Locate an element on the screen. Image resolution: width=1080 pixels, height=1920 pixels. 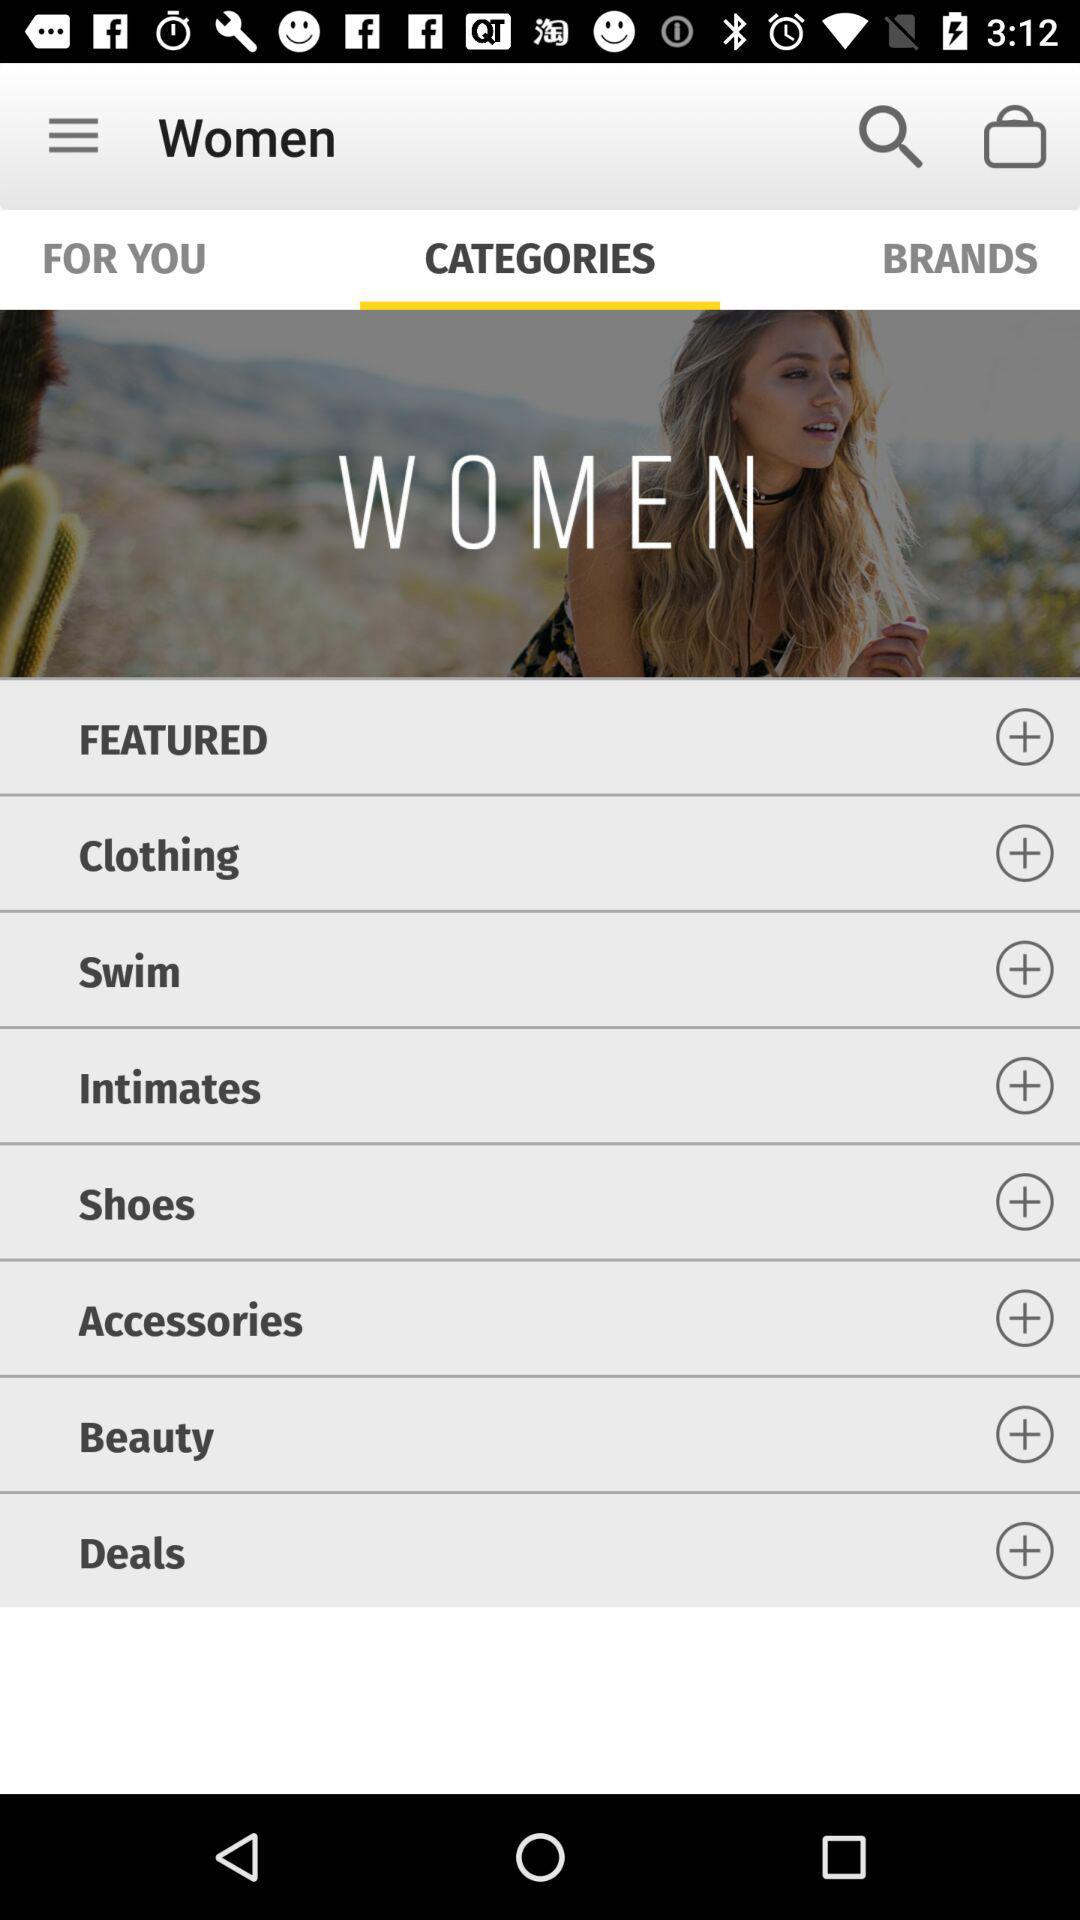
icon above shoes icon is located at coordinates (168, 1084).